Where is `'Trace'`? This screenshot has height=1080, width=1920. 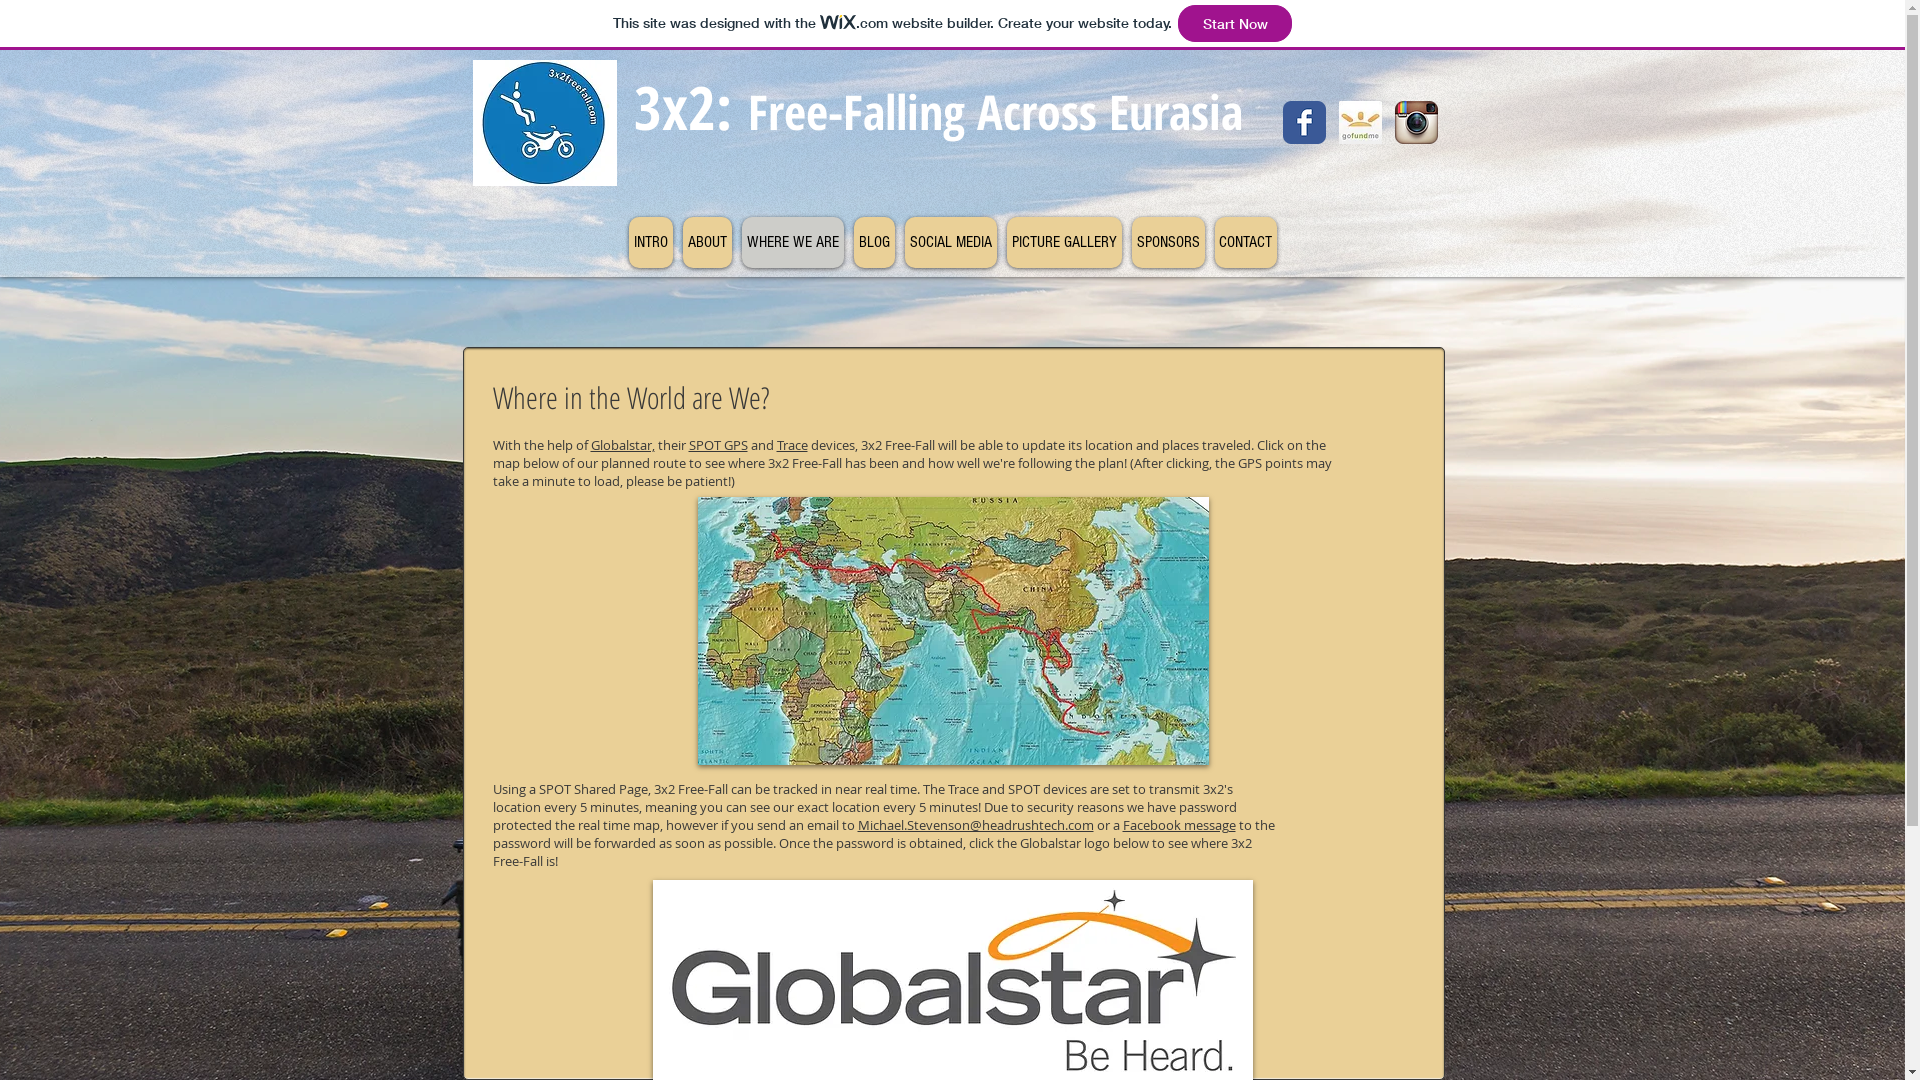
'Trace' is located at coordinates (790, 443).